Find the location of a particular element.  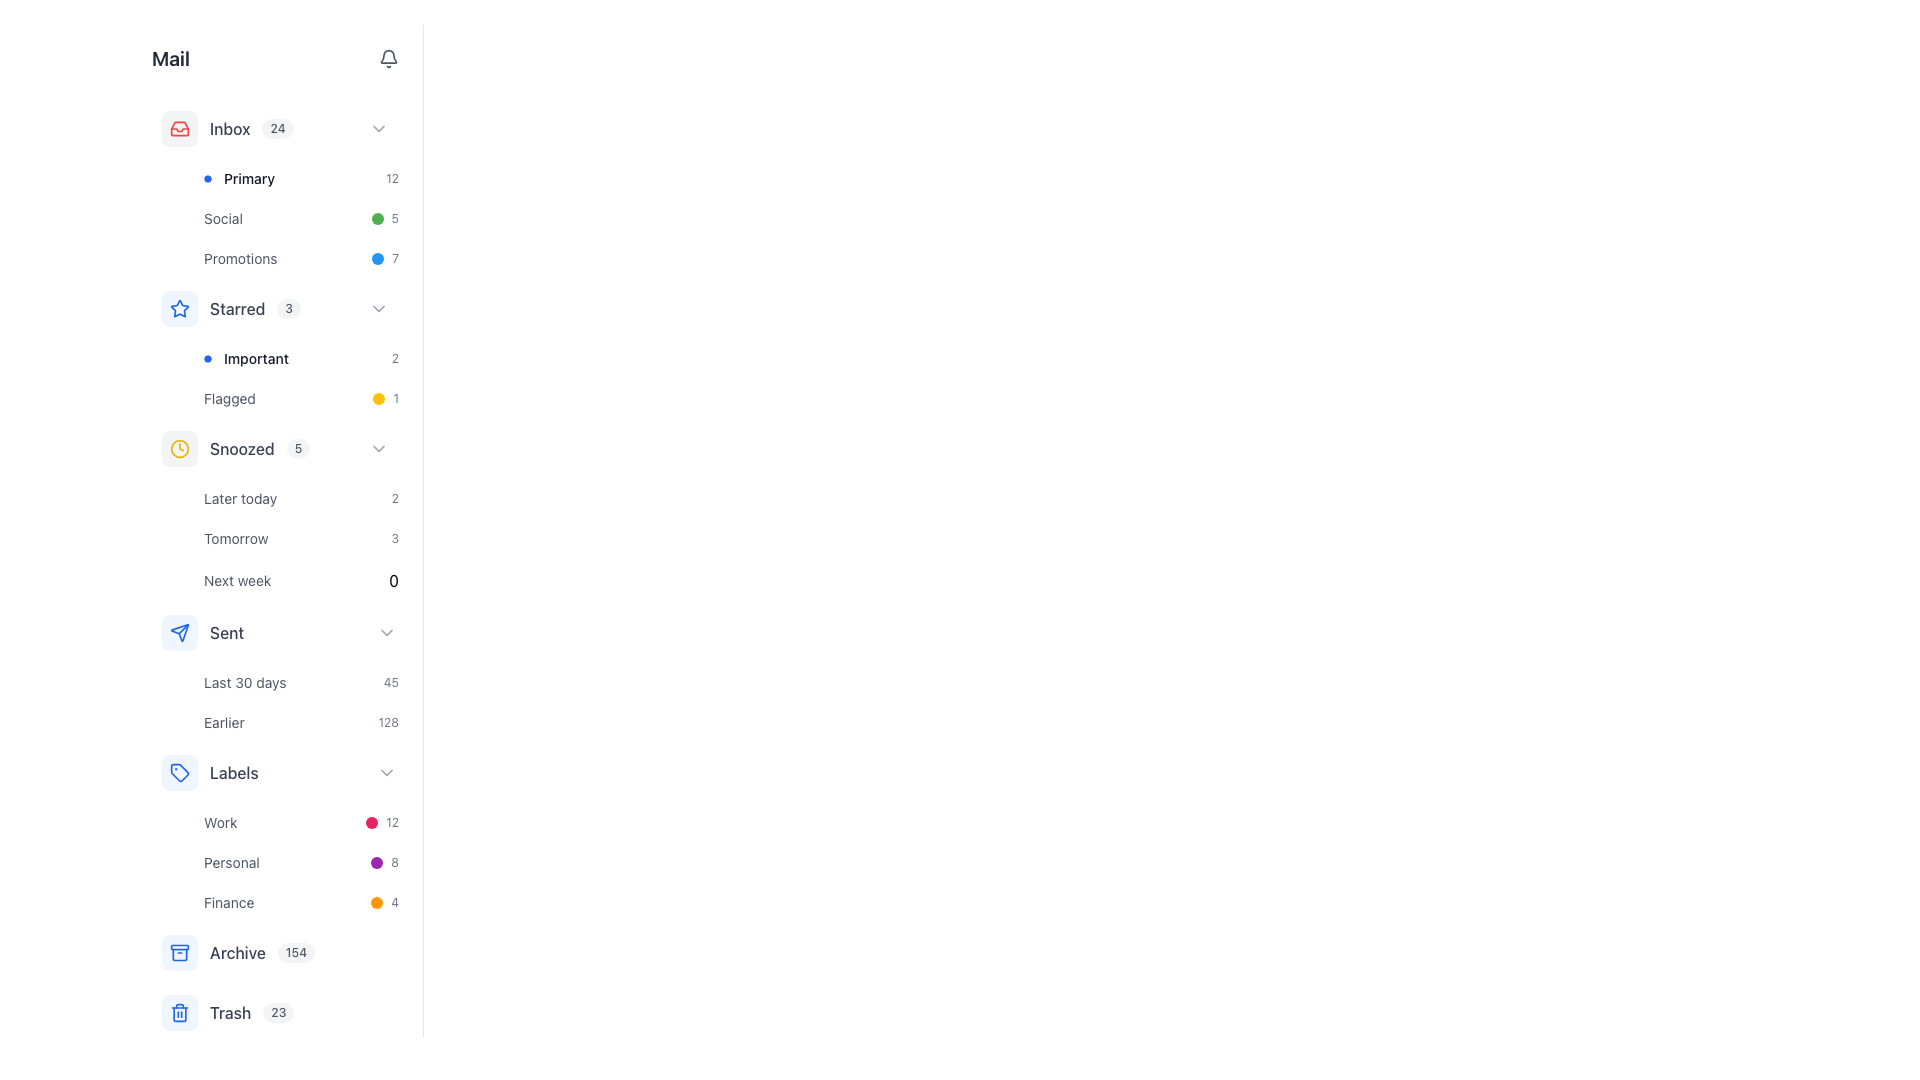

the 'Promotions' indicator and text combination located at the end of the sidebar menu is located at coordinates (385, 257).